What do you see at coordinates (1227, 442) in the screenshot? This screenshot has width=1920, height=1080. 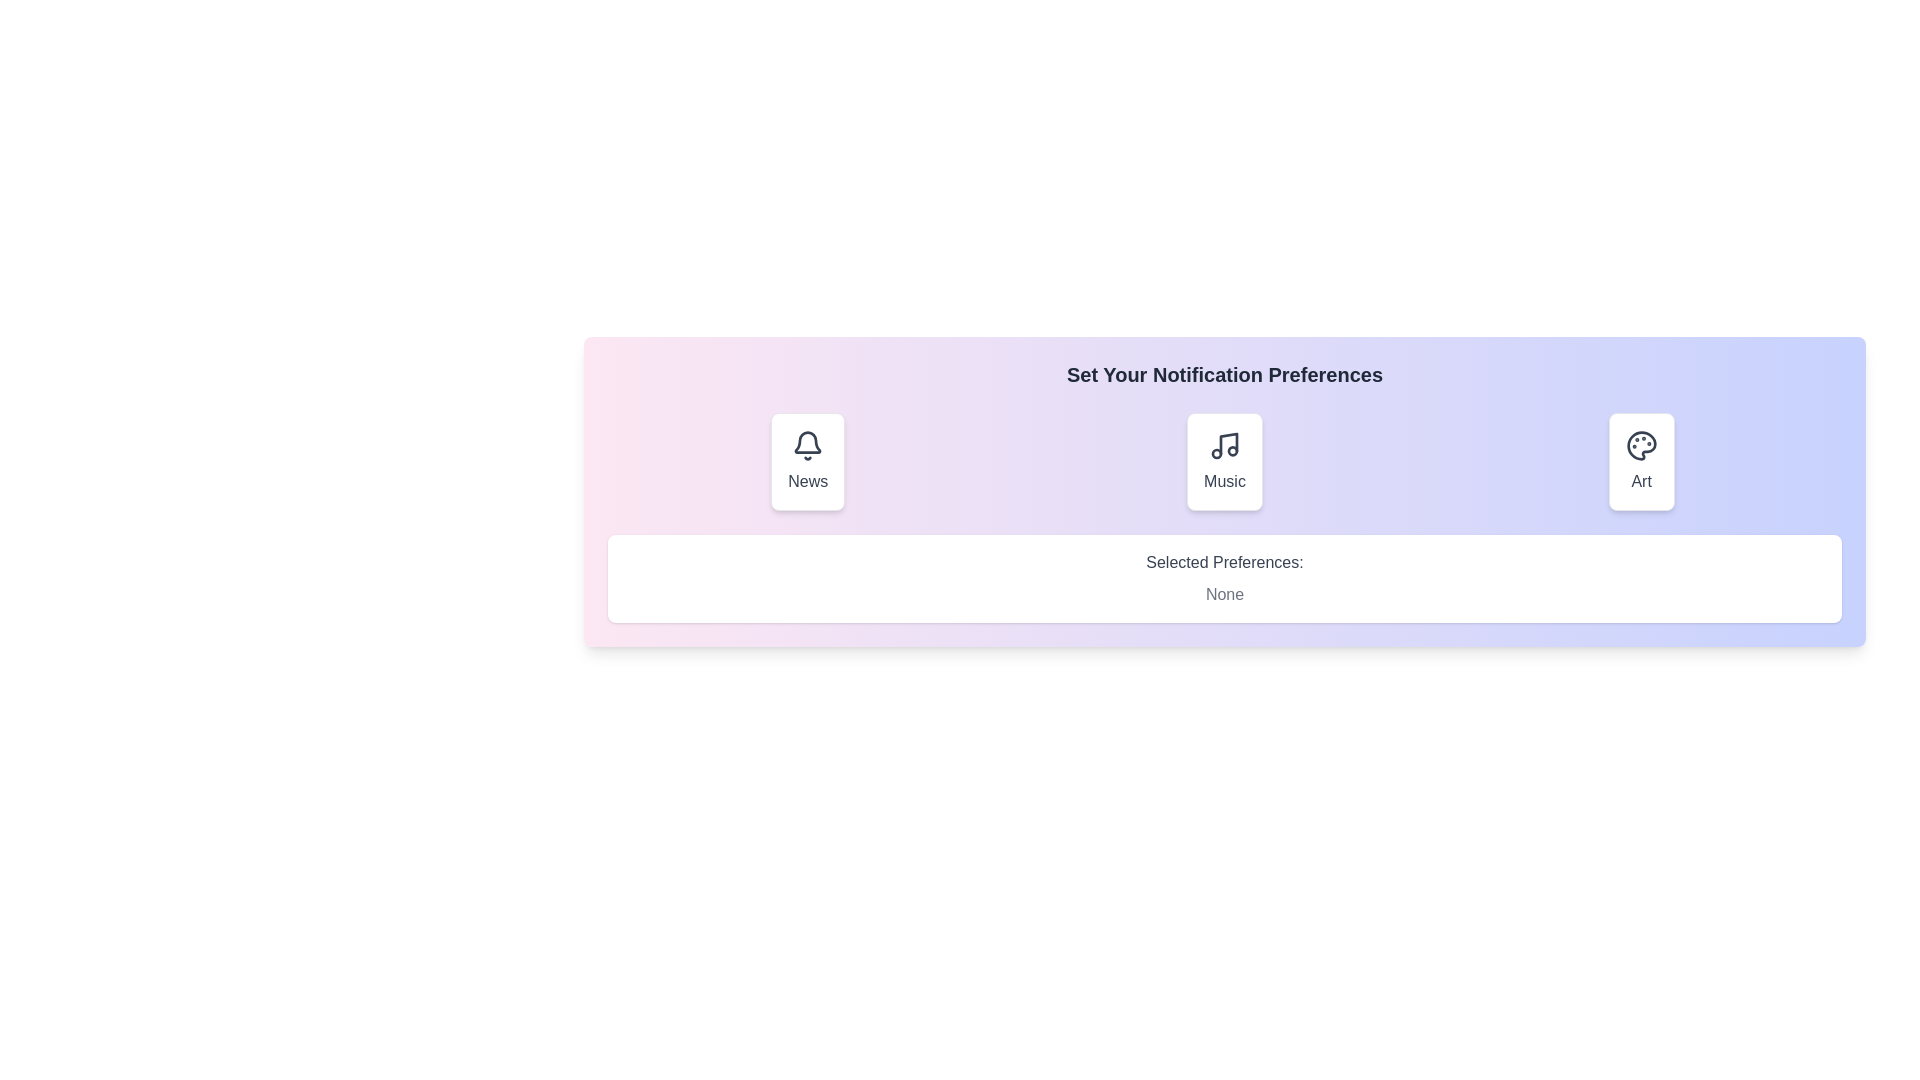 I see `the vertical line of the musical note within the 'Music' icon, which is located at the center of the interface` at bounding box center [1227, 442].